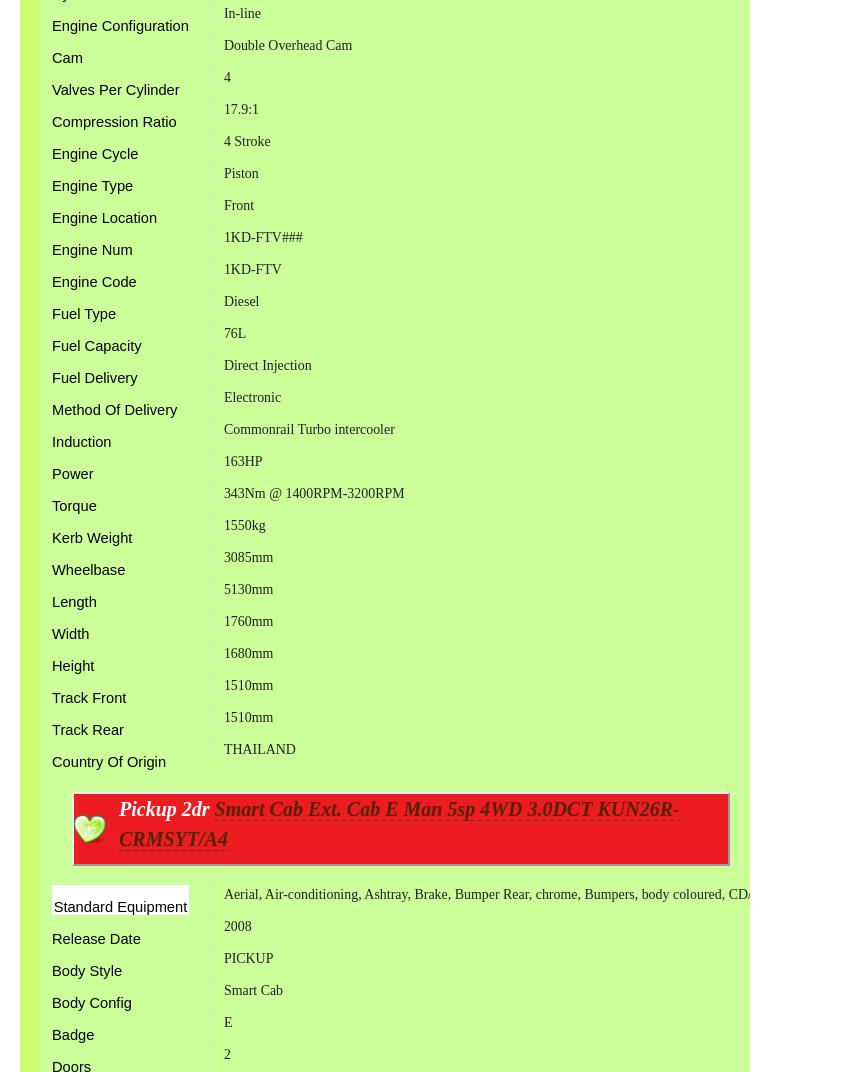  Describe the element at coordinates (287, 44) in the screenshot. I see `'Double Overhead Cam'` at that location.